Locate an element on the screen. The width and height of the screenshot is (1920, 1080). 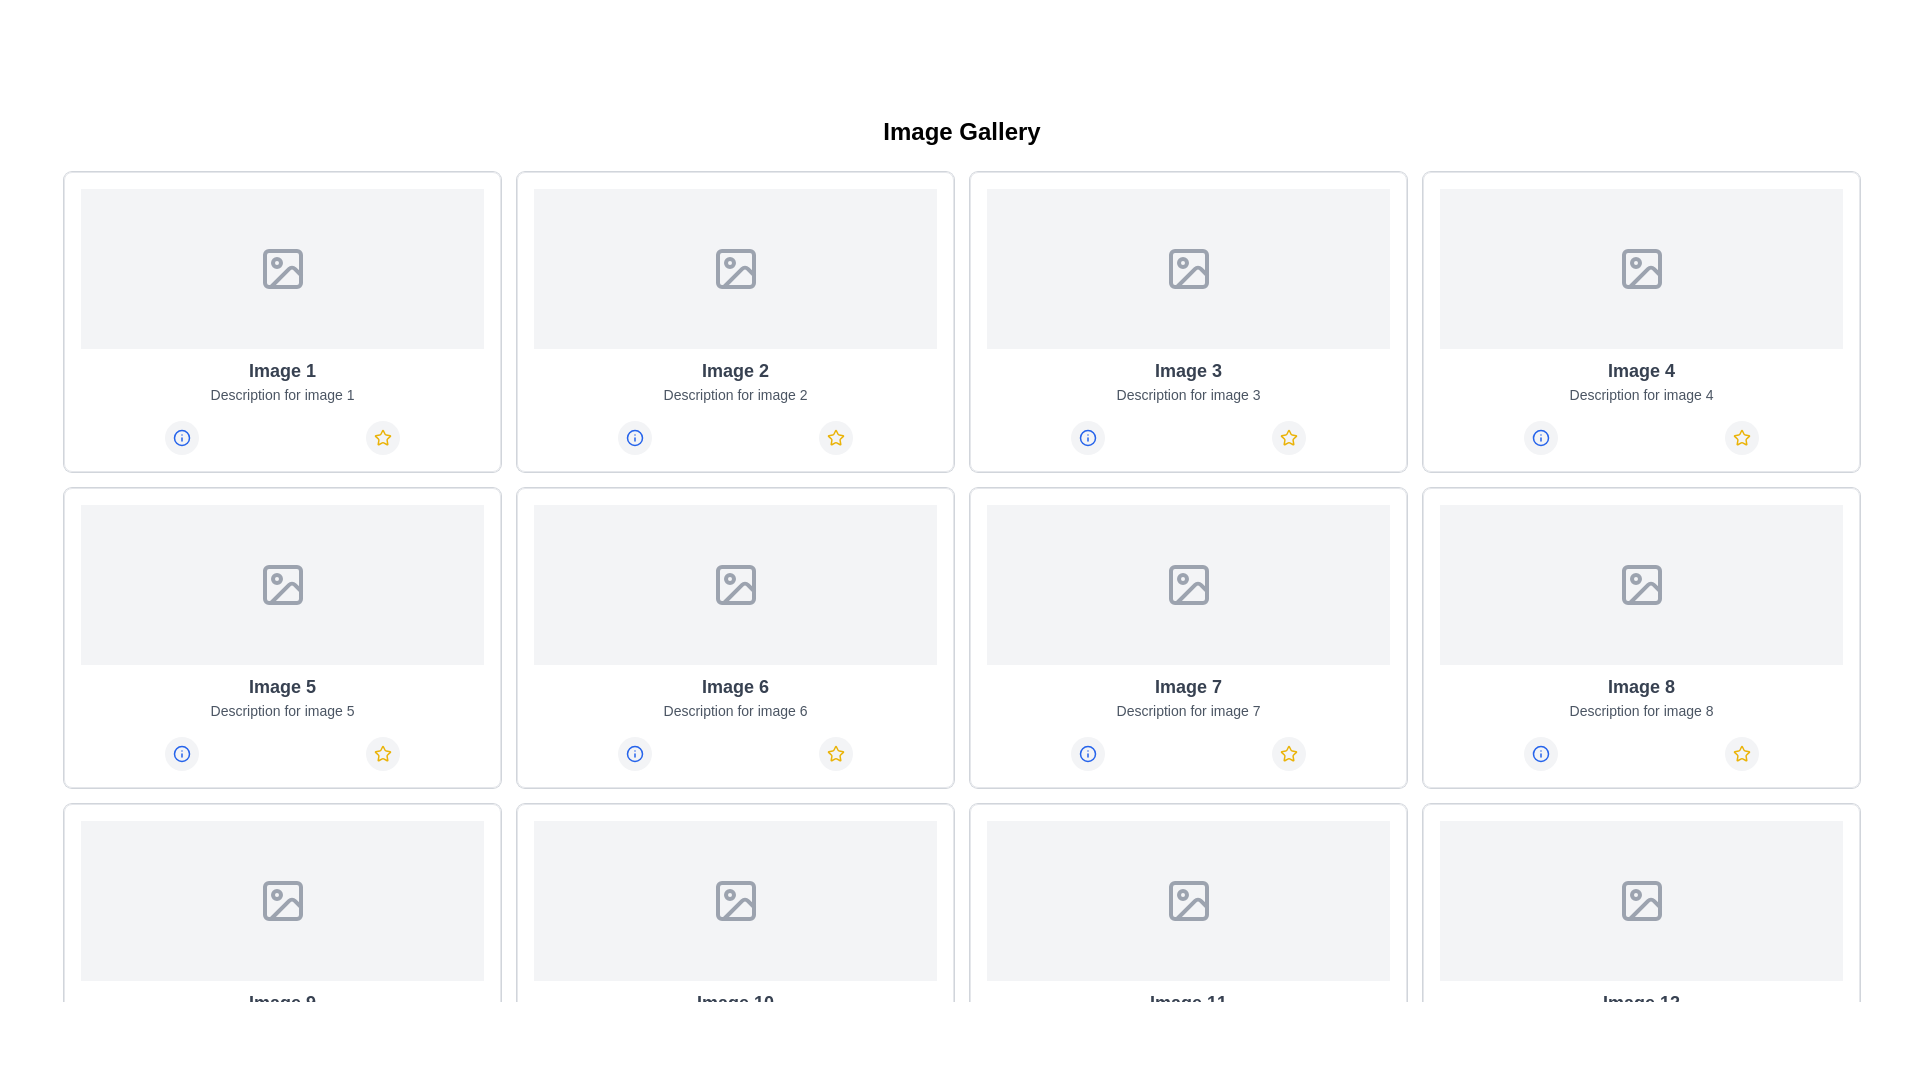
the star icon button located at the bottom-right corner of the third image card in the top row of the grid is located at coordinates (1289, 437).